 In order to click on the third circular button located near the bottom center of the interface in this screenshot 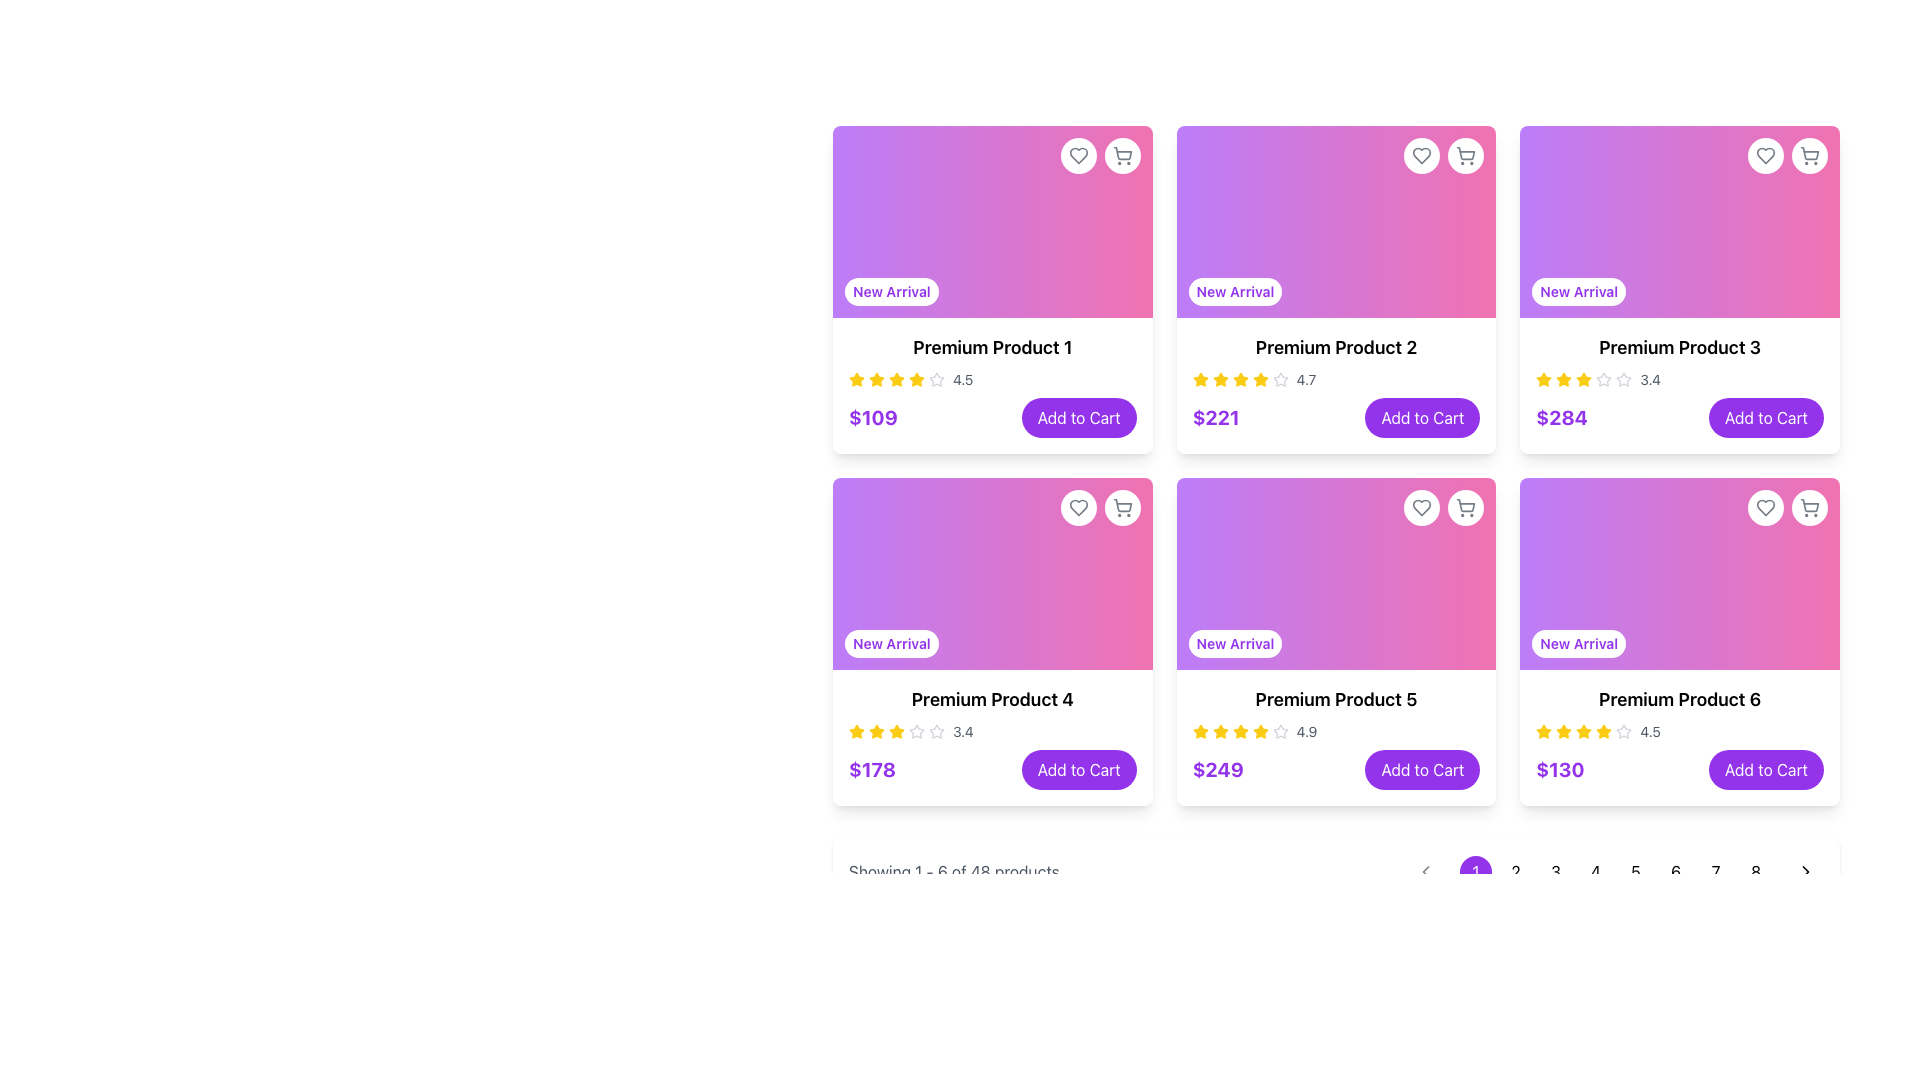, I will do `click(1554, 870)`.